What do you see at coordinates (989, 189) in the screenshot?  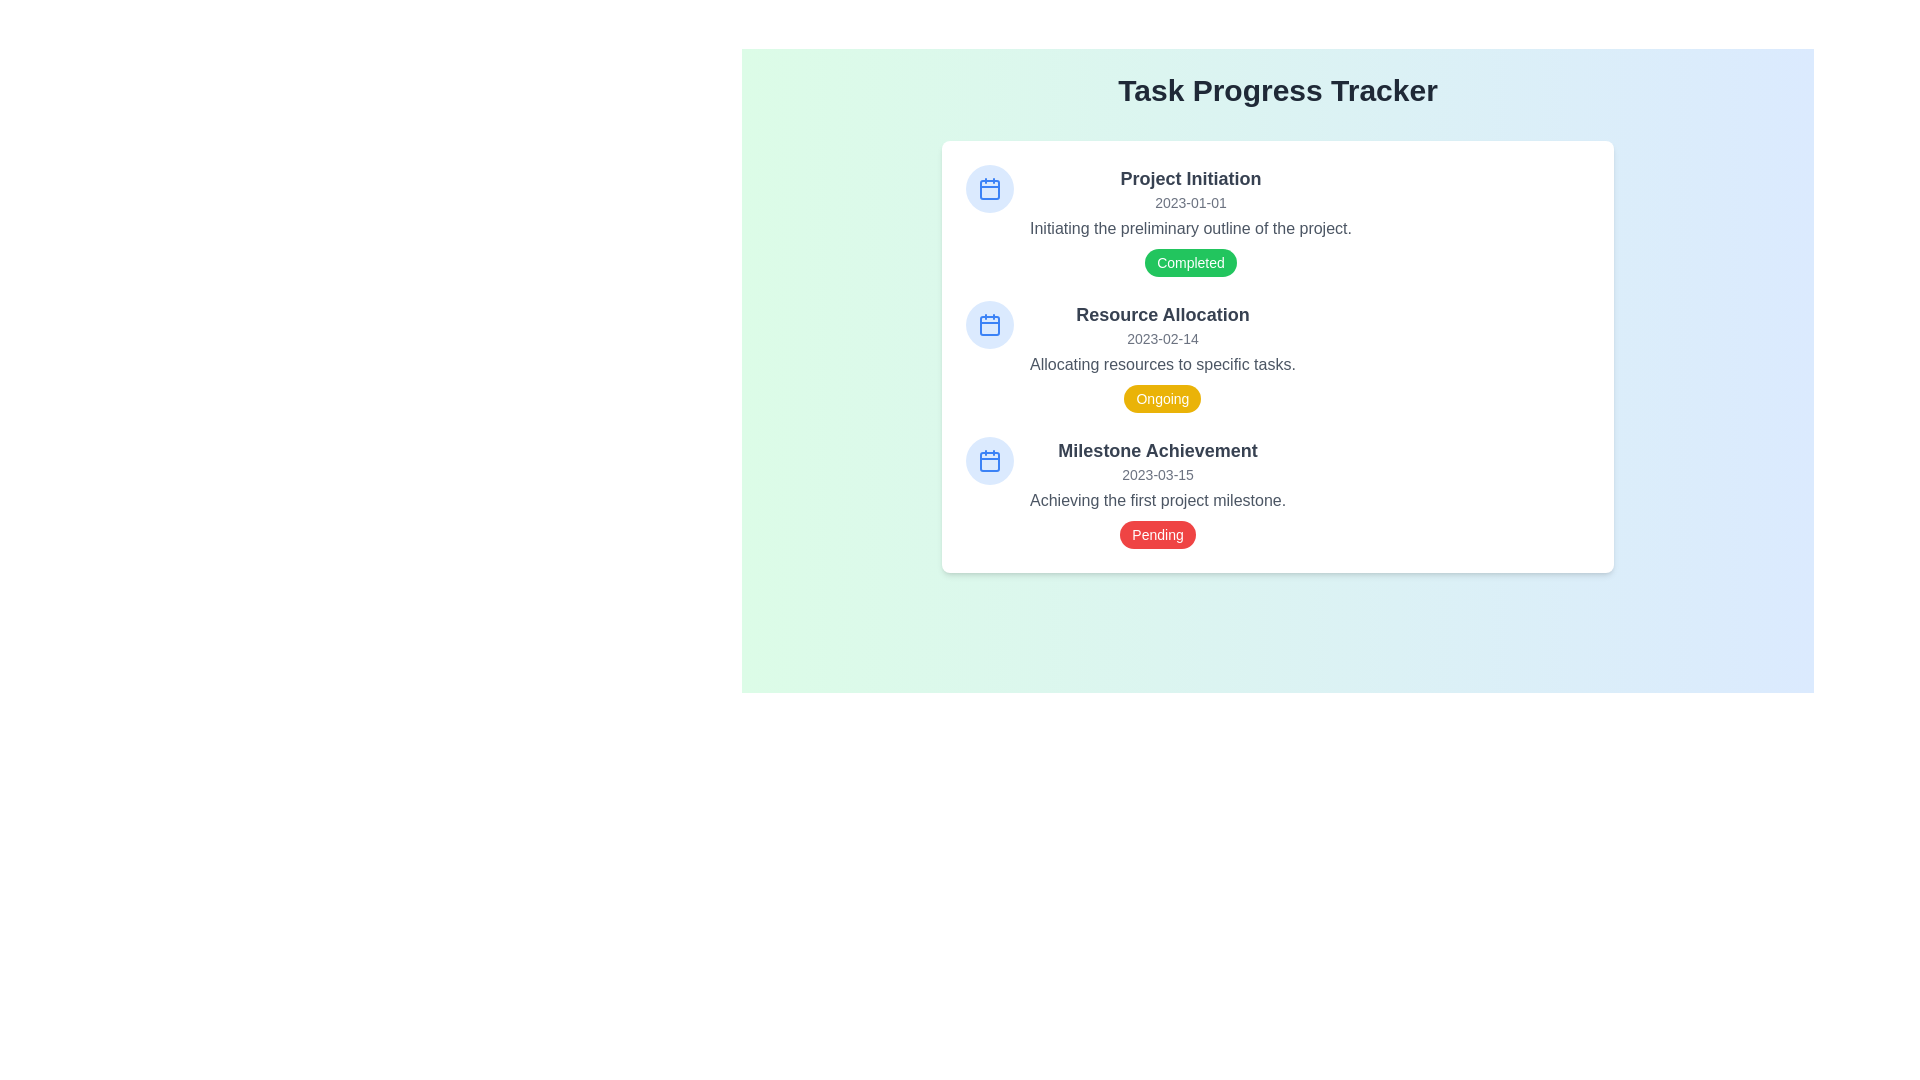 I see `the calendar icon located to the left of the 'Project Initiation' task entry in the task progress tracker` at bounding box center [989, 189].